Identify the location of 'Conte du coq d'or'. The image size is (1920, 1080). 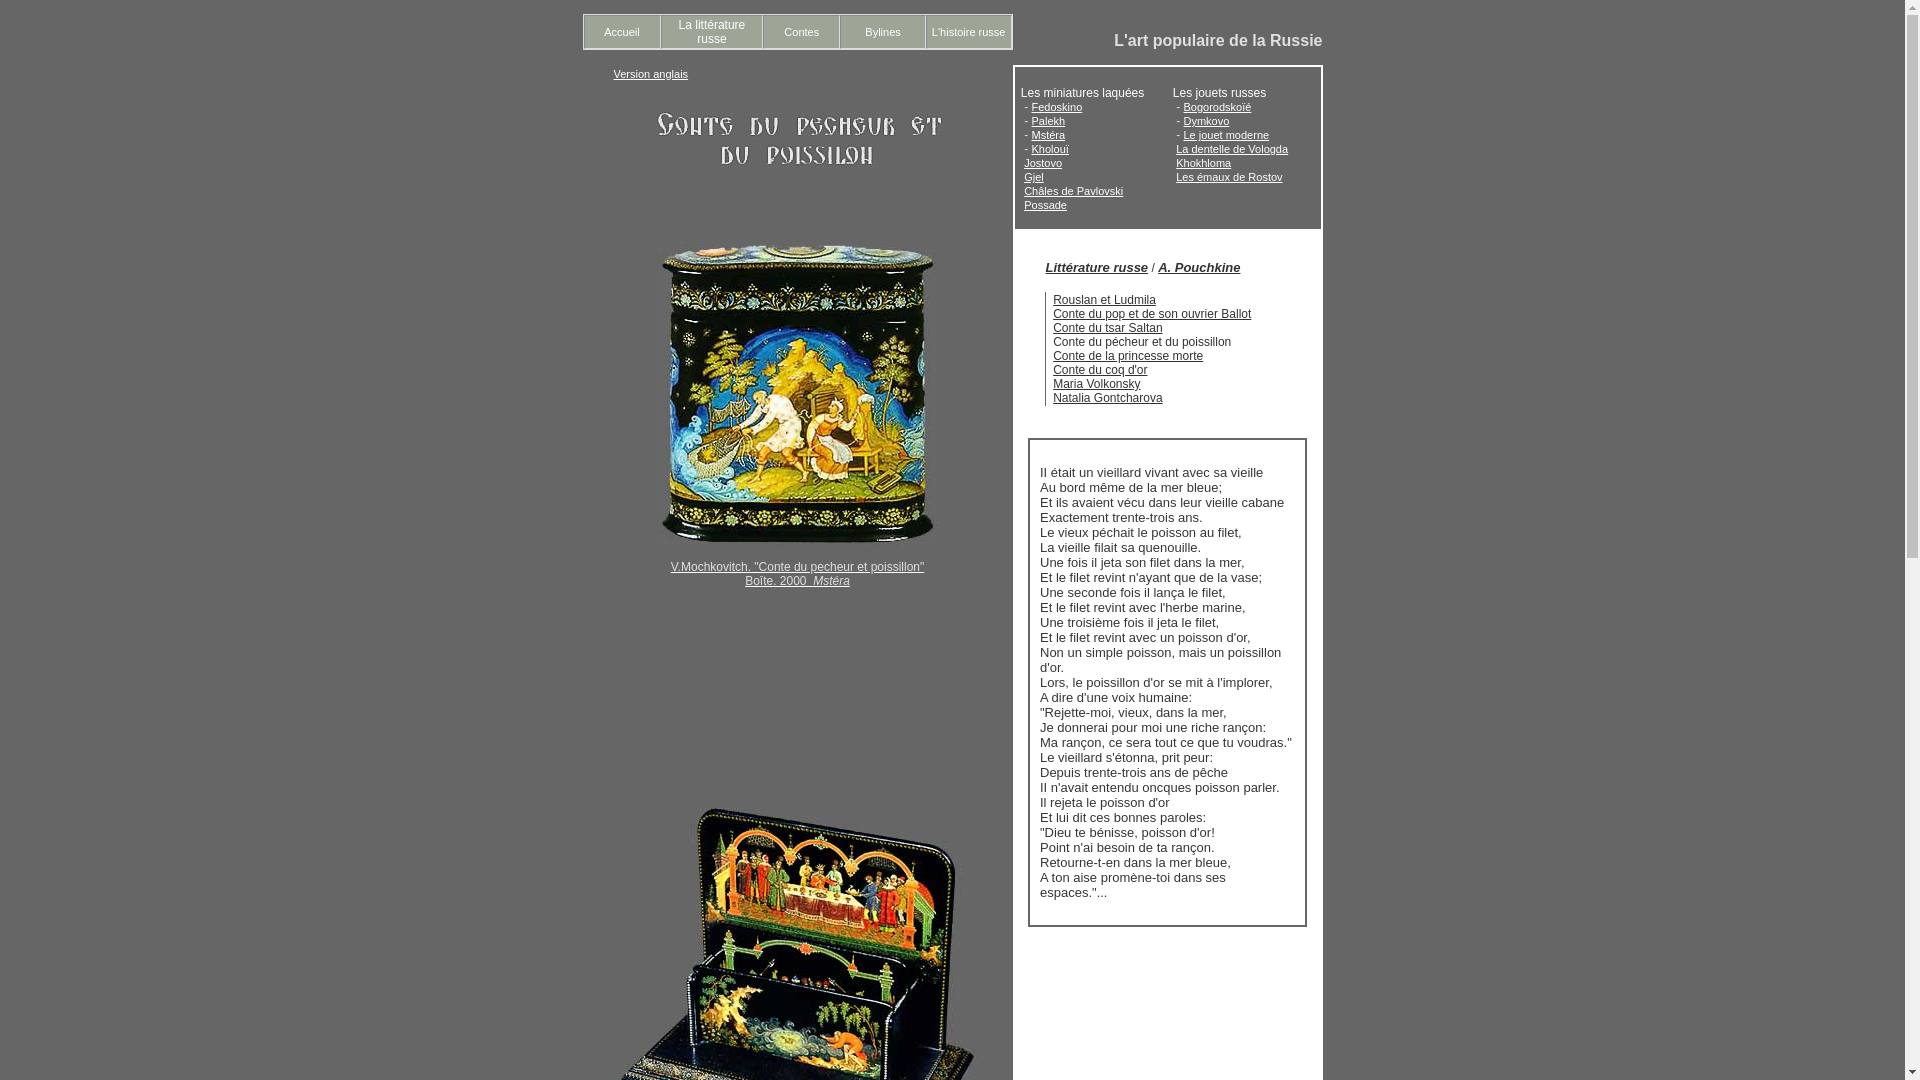
(1098, 370).